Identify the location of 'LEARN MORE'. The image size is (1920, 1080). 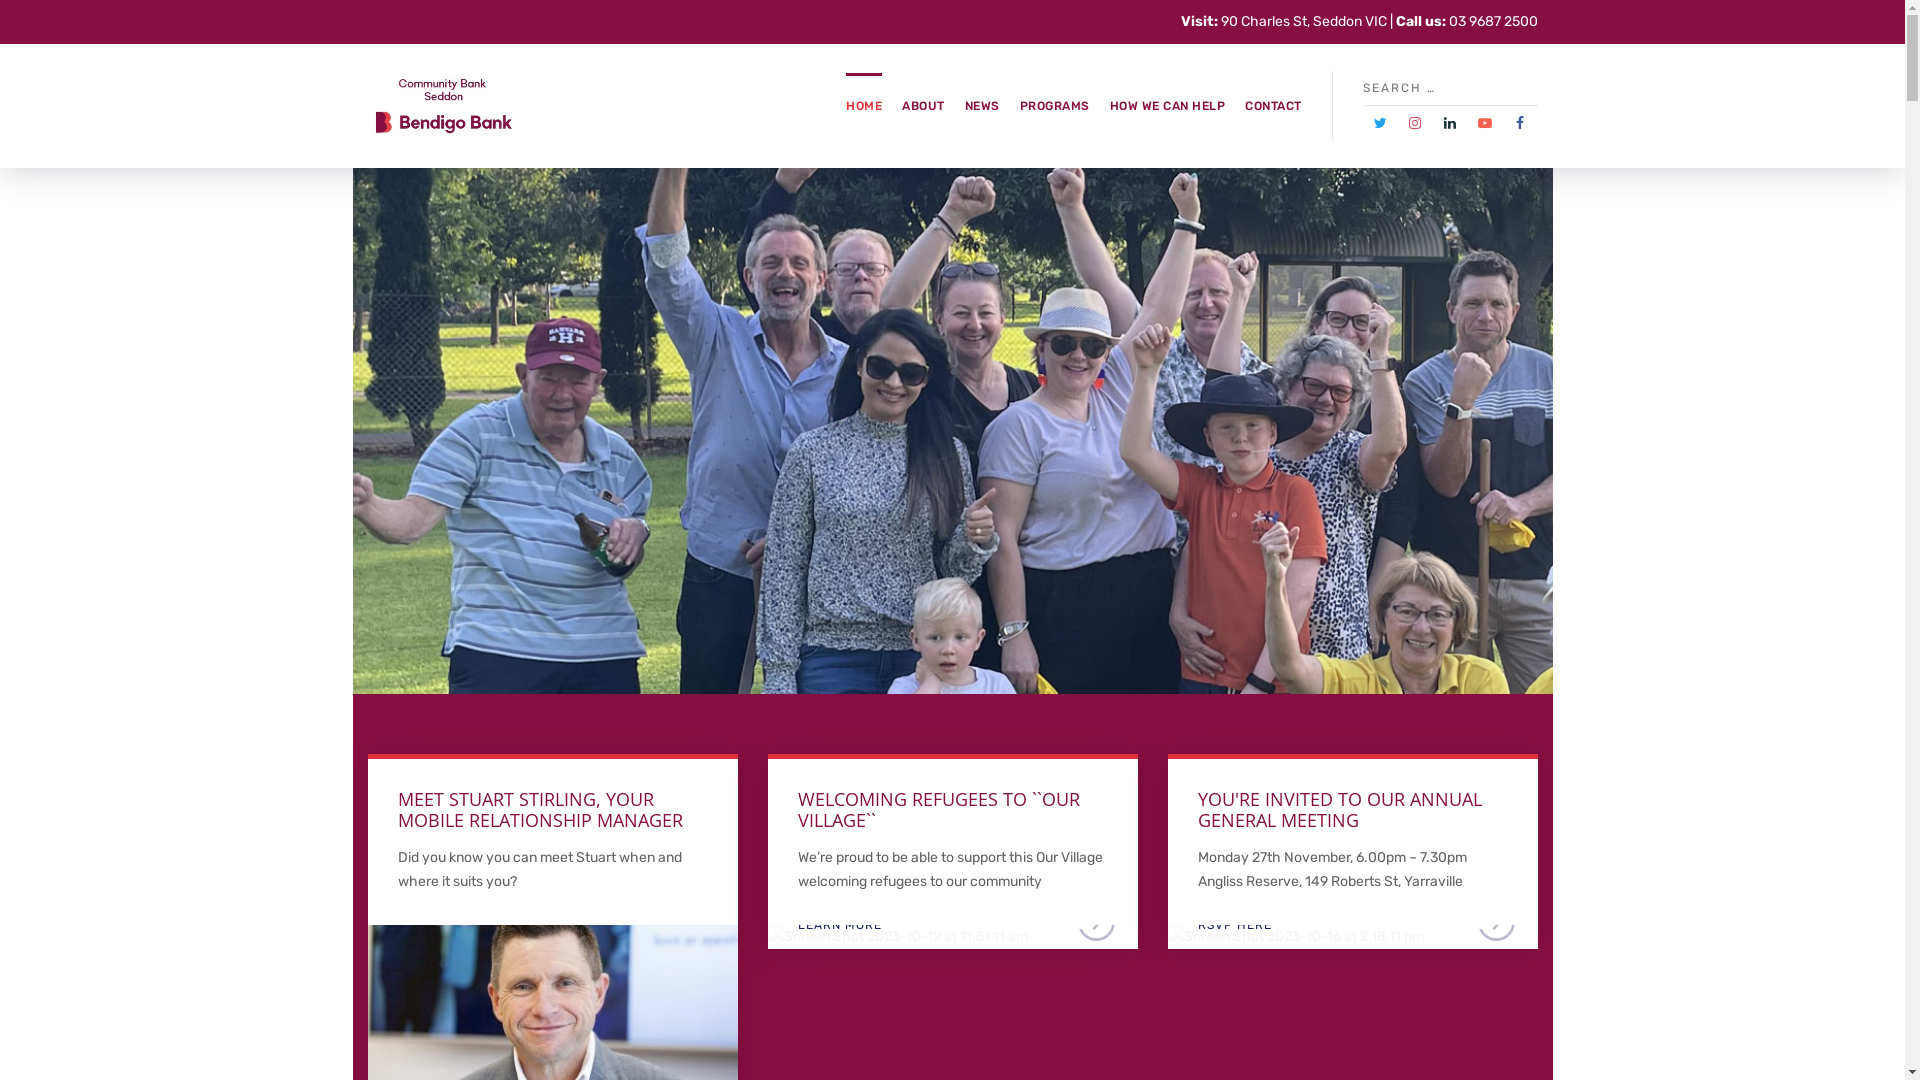
(767, 936).